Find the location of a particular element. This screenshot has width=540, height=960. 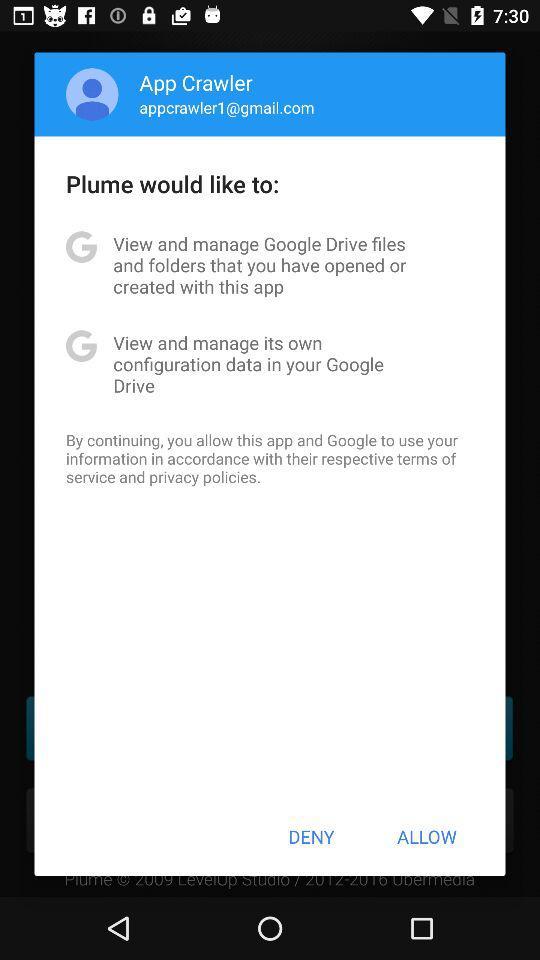

app below the by continuing you item is located at coordinates (311, 836).